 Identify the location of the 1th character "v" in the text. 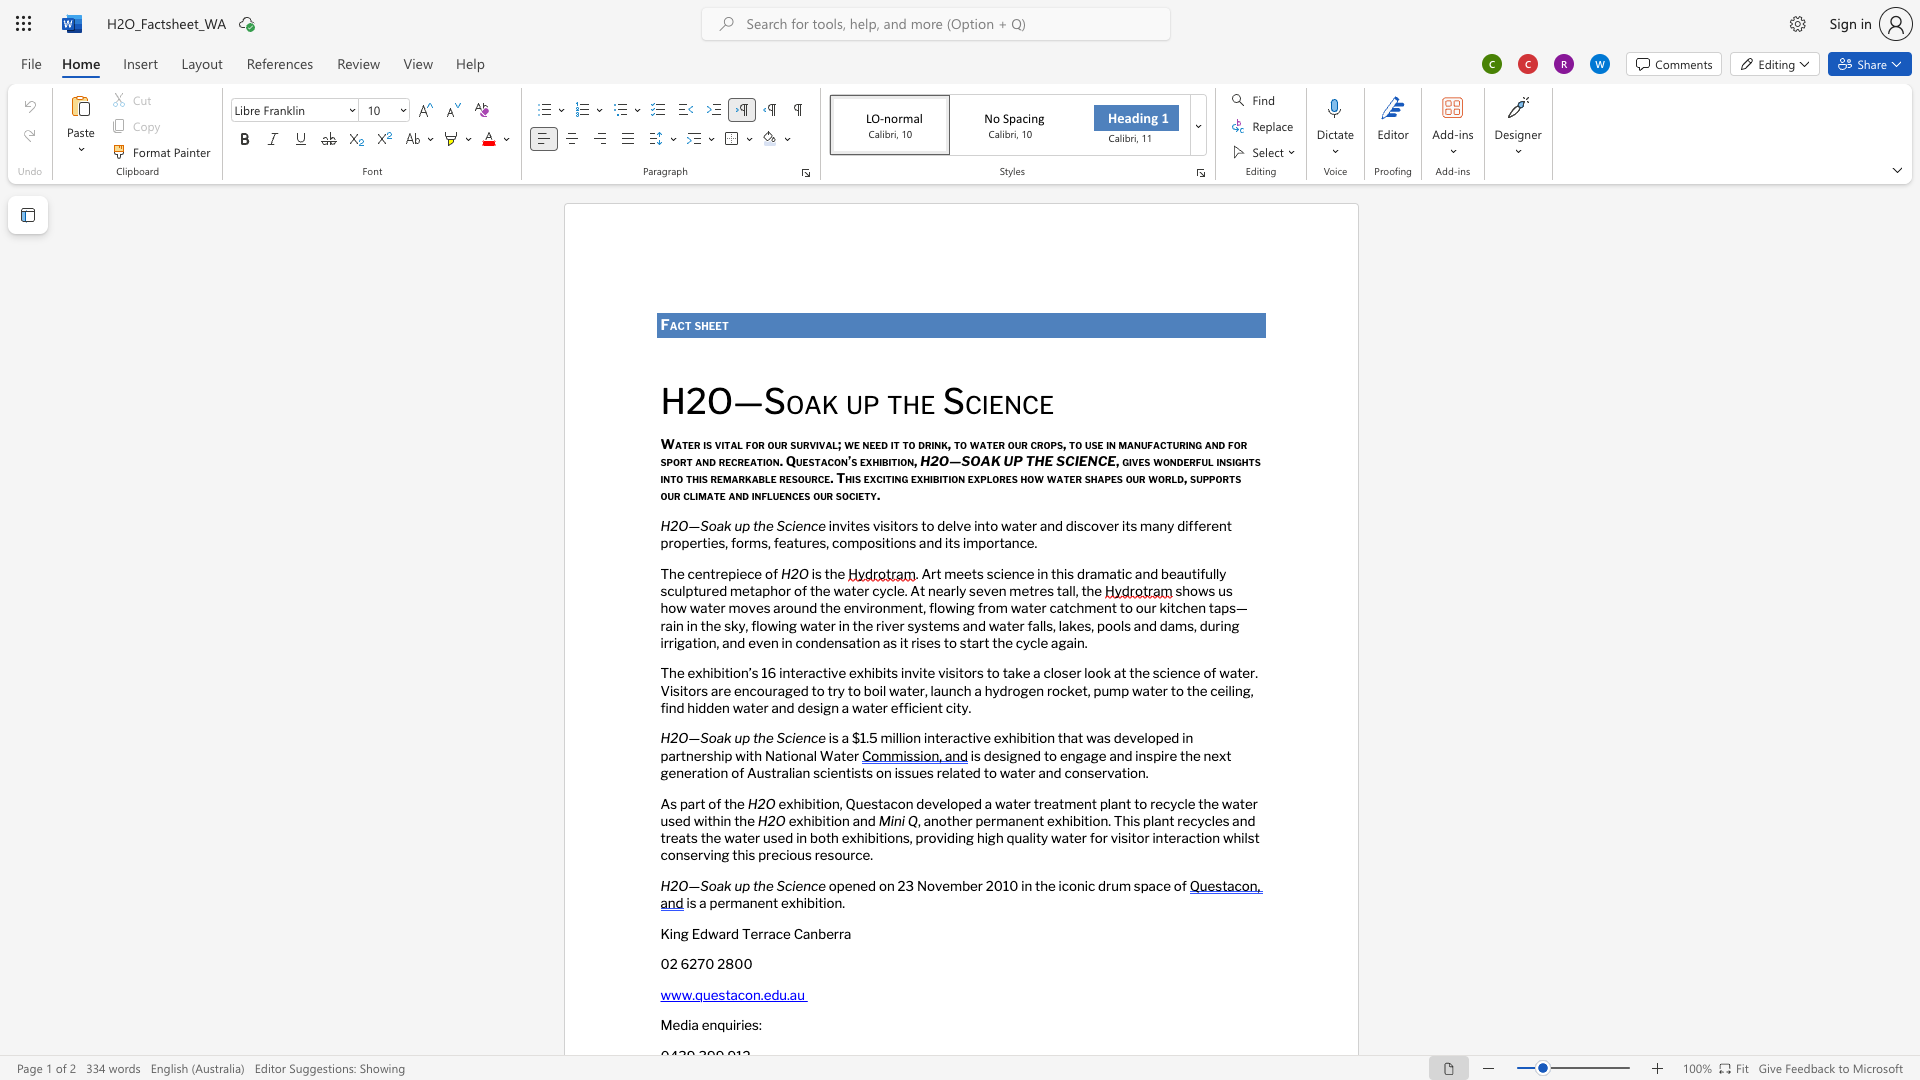
(934, 802).